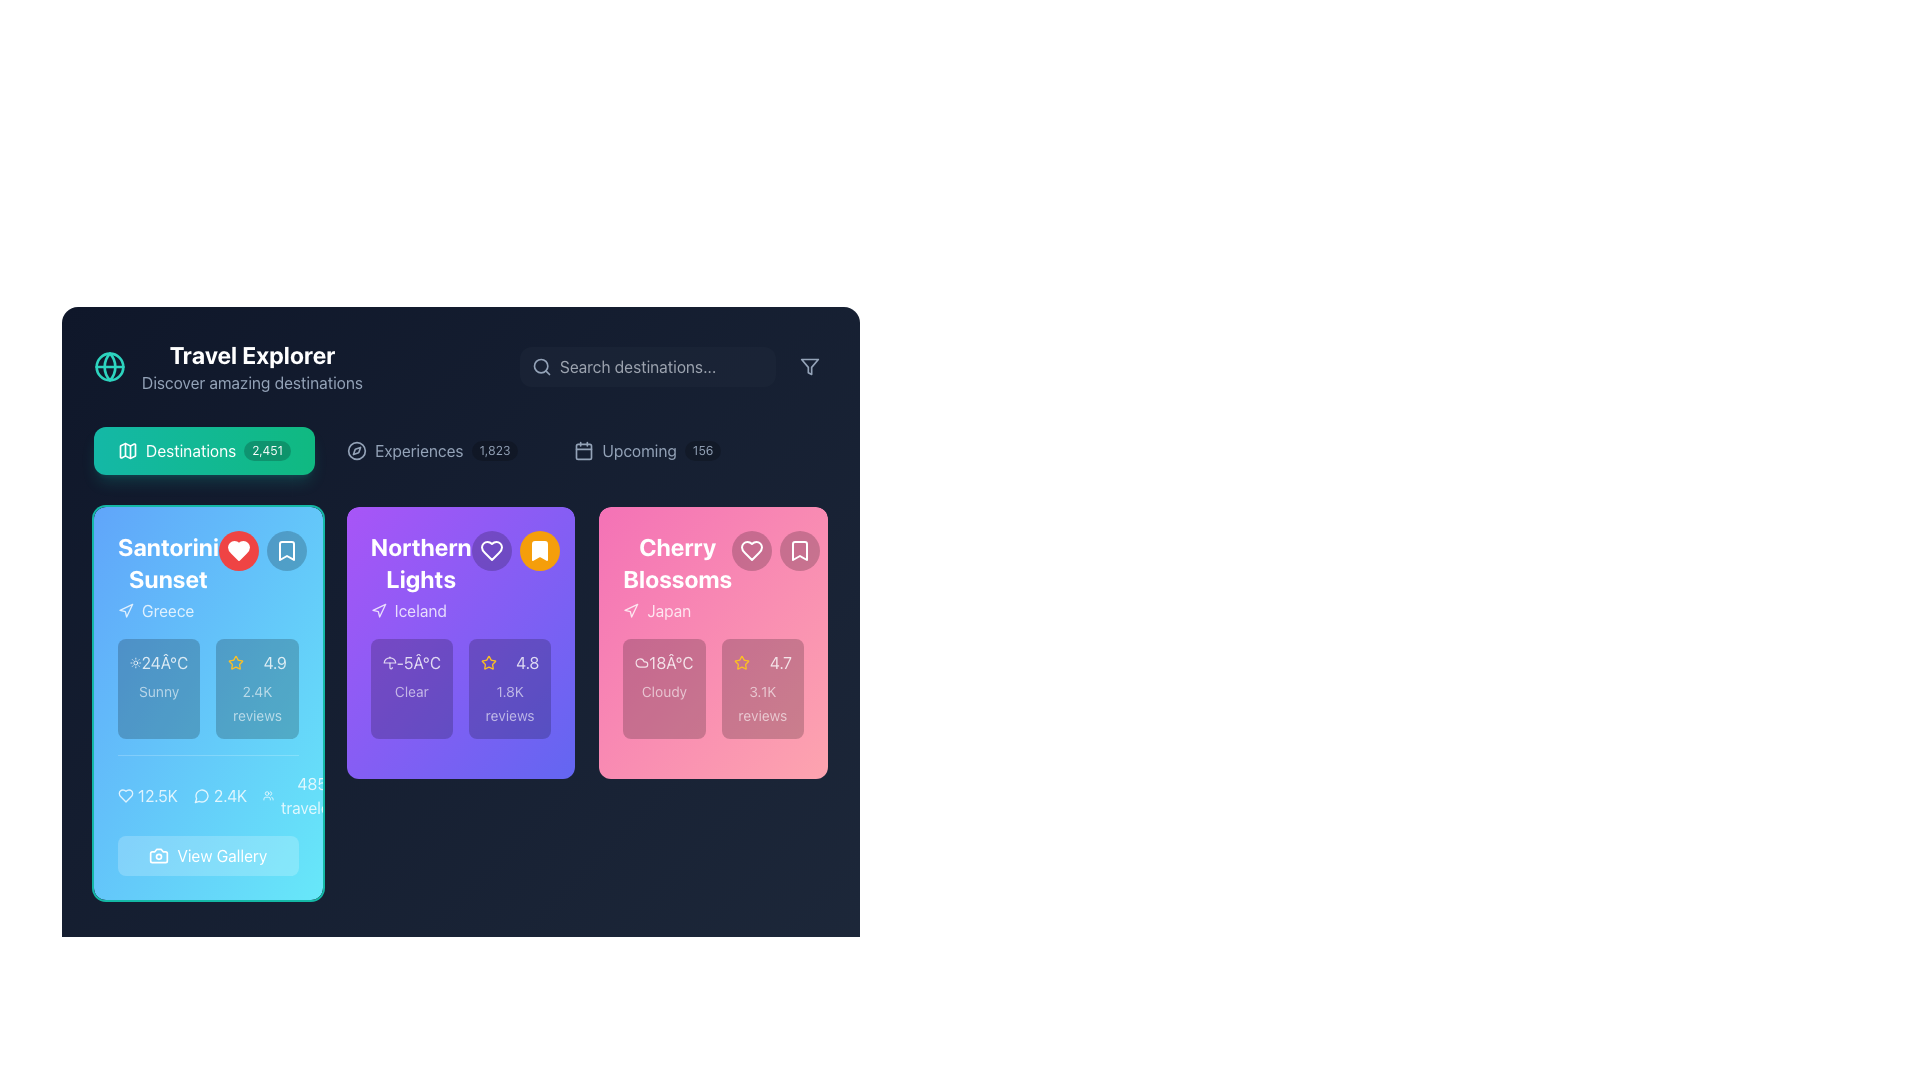 This screenshot has width=1920, height=1080. Describe the element at coordinates (751, 551) in the screenshot. I see `the left circular button to favorite or like the Cherry Blossoms card located in the top-right corner of the pink card` at that location.